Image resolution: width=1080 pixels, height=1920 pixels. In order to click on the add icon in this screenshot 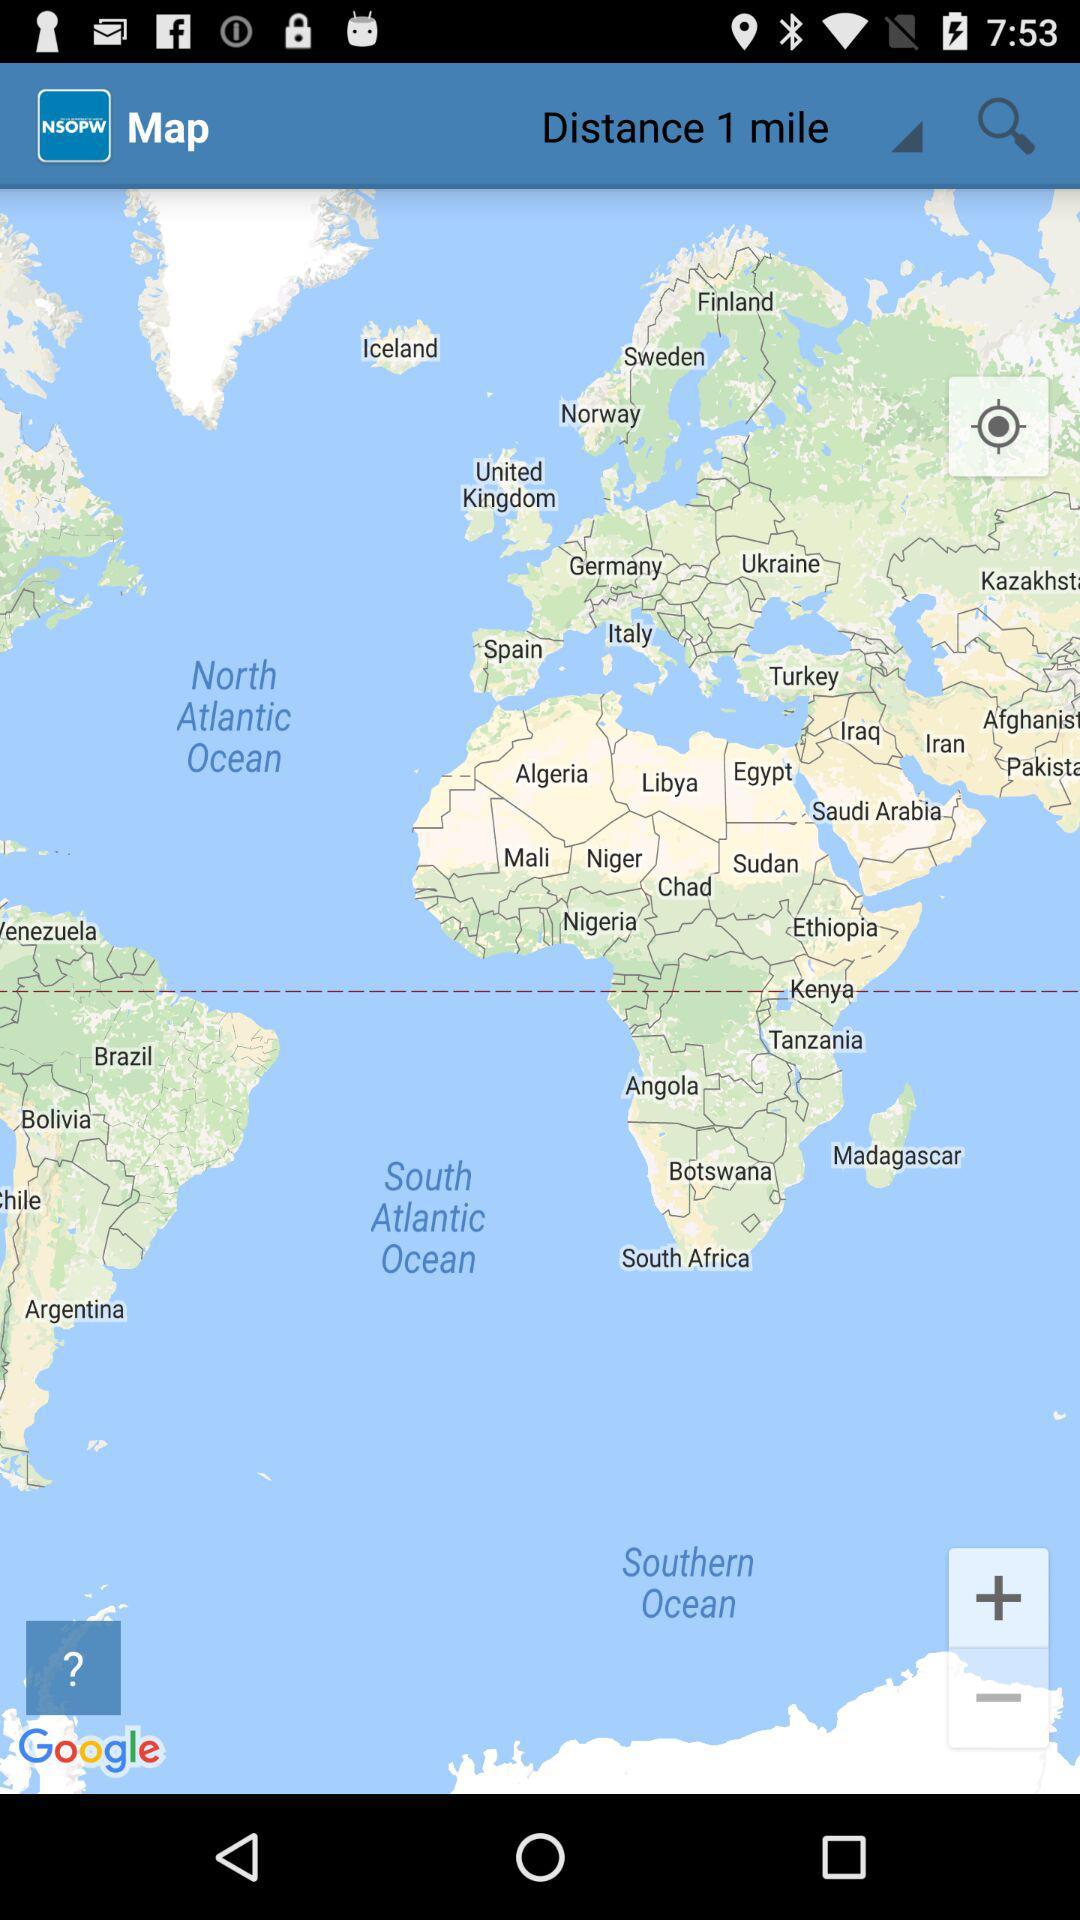, I will do `click(998, 1707)`.